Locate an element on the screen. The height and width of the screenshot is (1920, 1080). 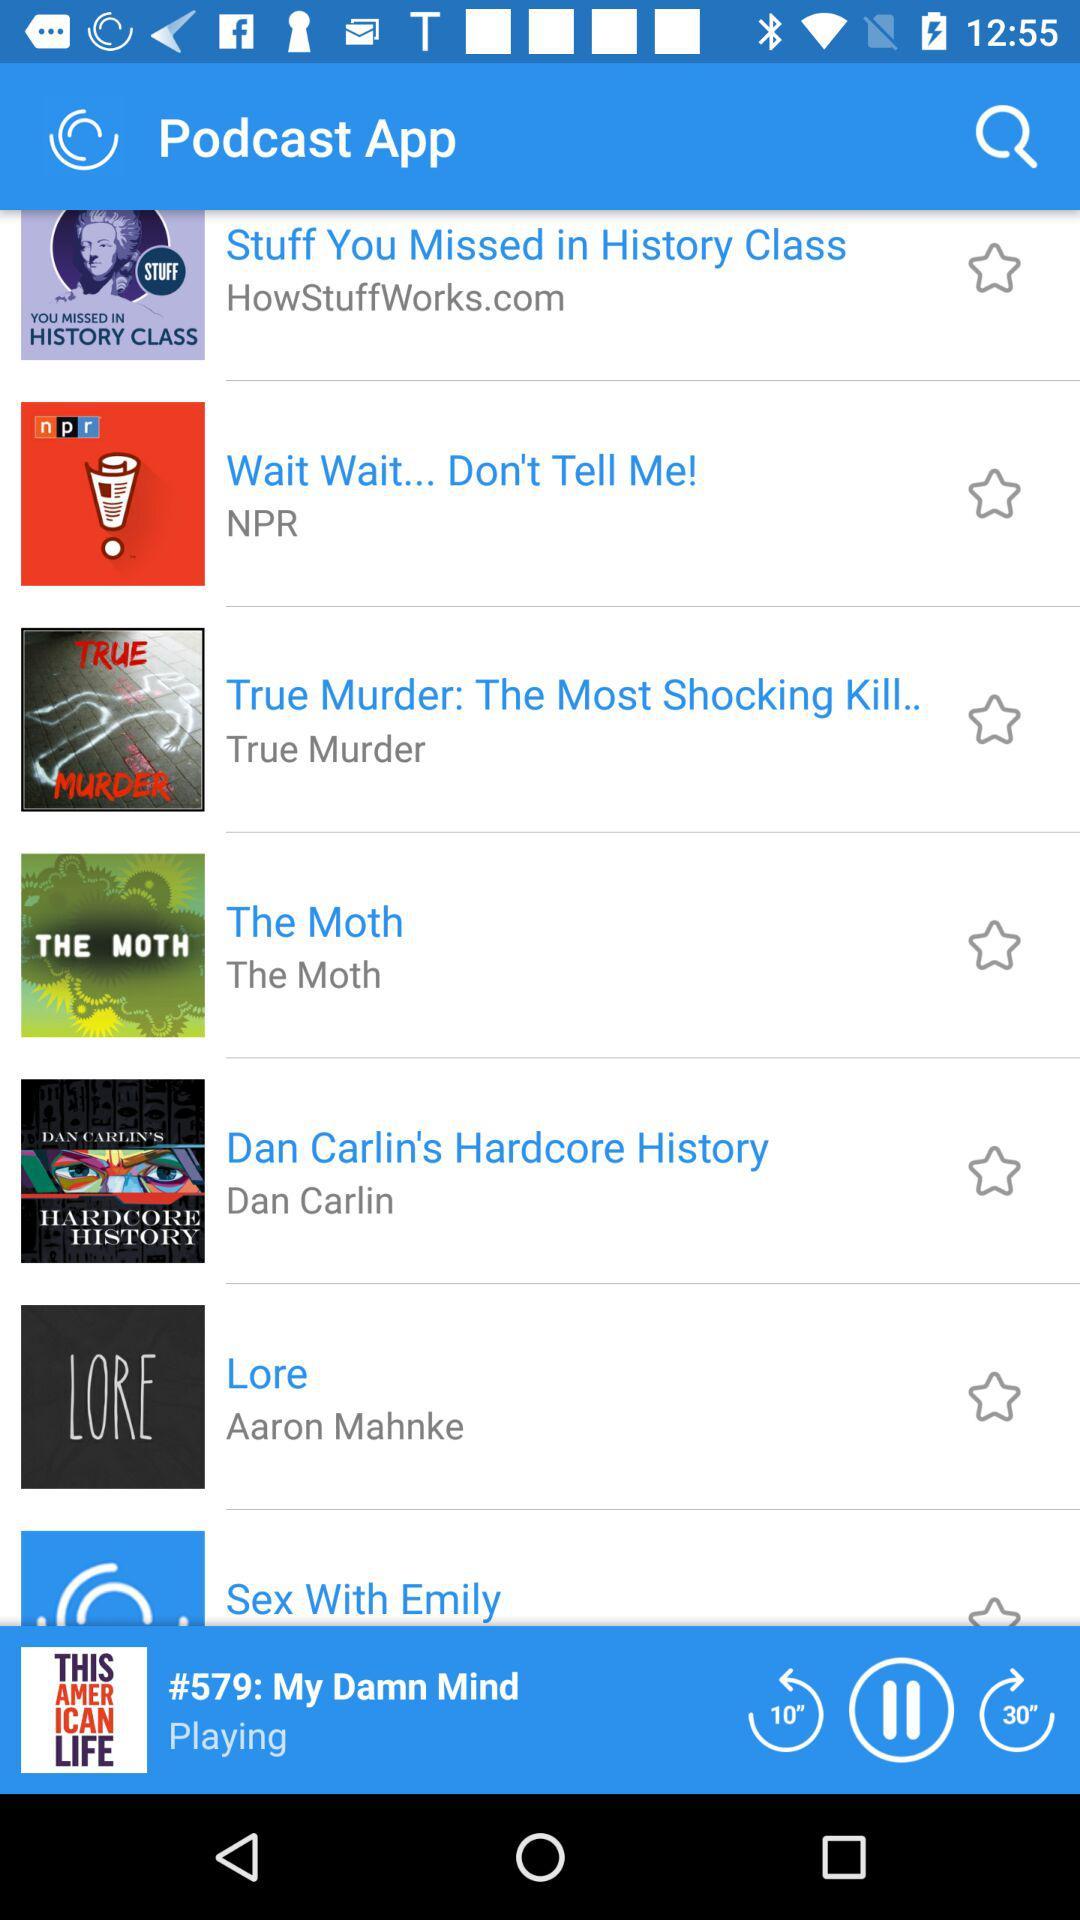
adicionar aos favoritos is located at coordinates (994, 1395).